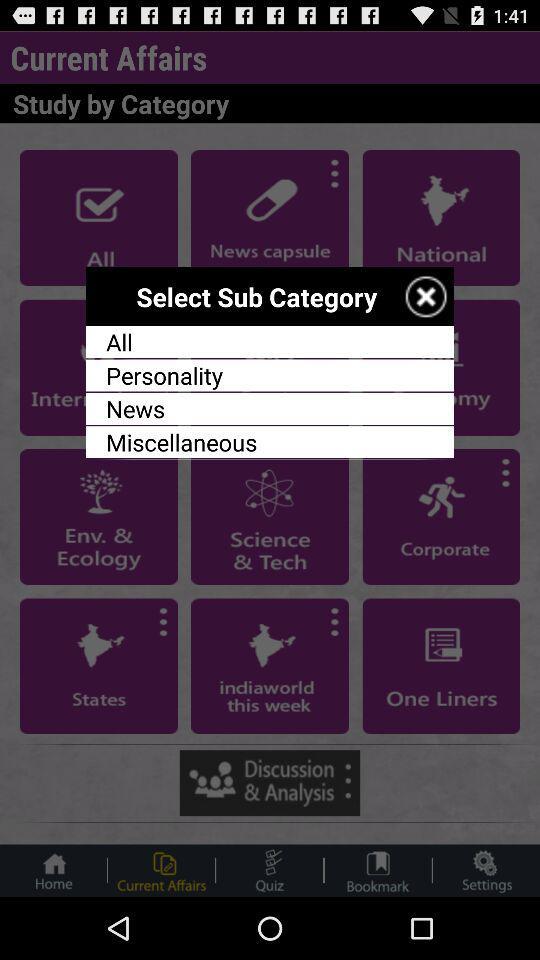 The height and width of the screenshot is (960, 540). What do you see at coordinates (425, 295) in the screenshot?
I see `item at the top right corner` at bounding box center [425, 295].